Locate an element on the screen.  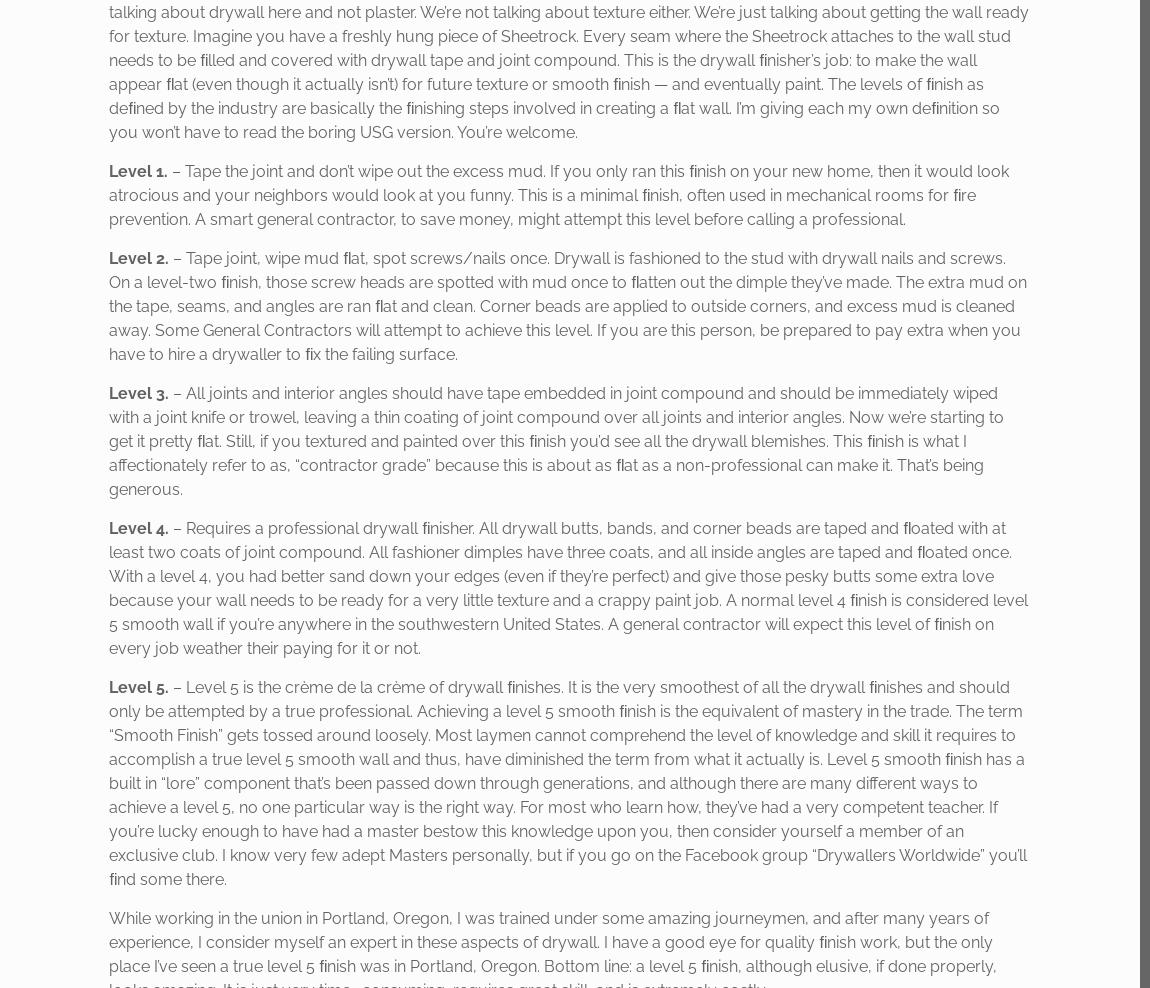
'Level 1.' is located at coordinates (137, 170).